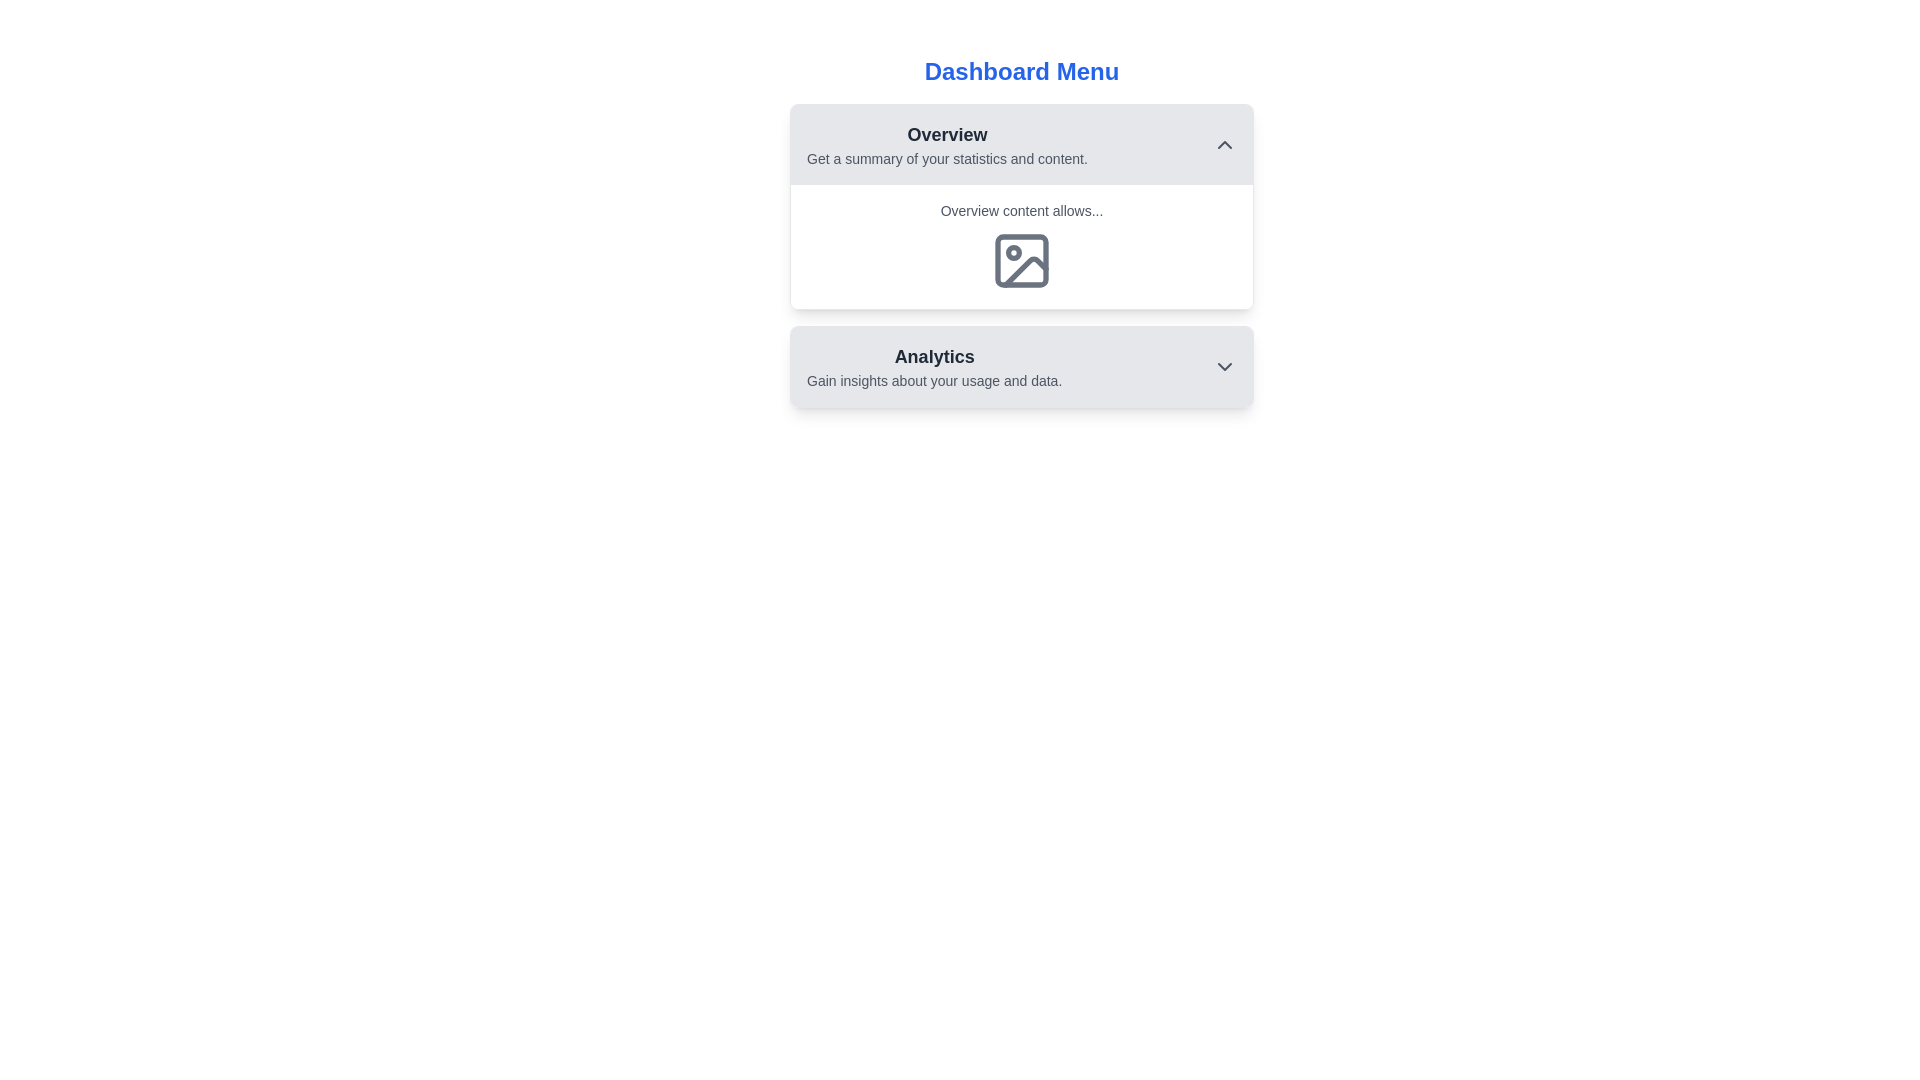 The height and width of the screenshot is (1080, 1920). What do you see at coordinates (946, 157) in the screenshot?
I see `the text label that reads 'Get a summary of your statistics and content.' located under the 'Overview' label in the Dashboard Menu` at bounding box center [946, 157].